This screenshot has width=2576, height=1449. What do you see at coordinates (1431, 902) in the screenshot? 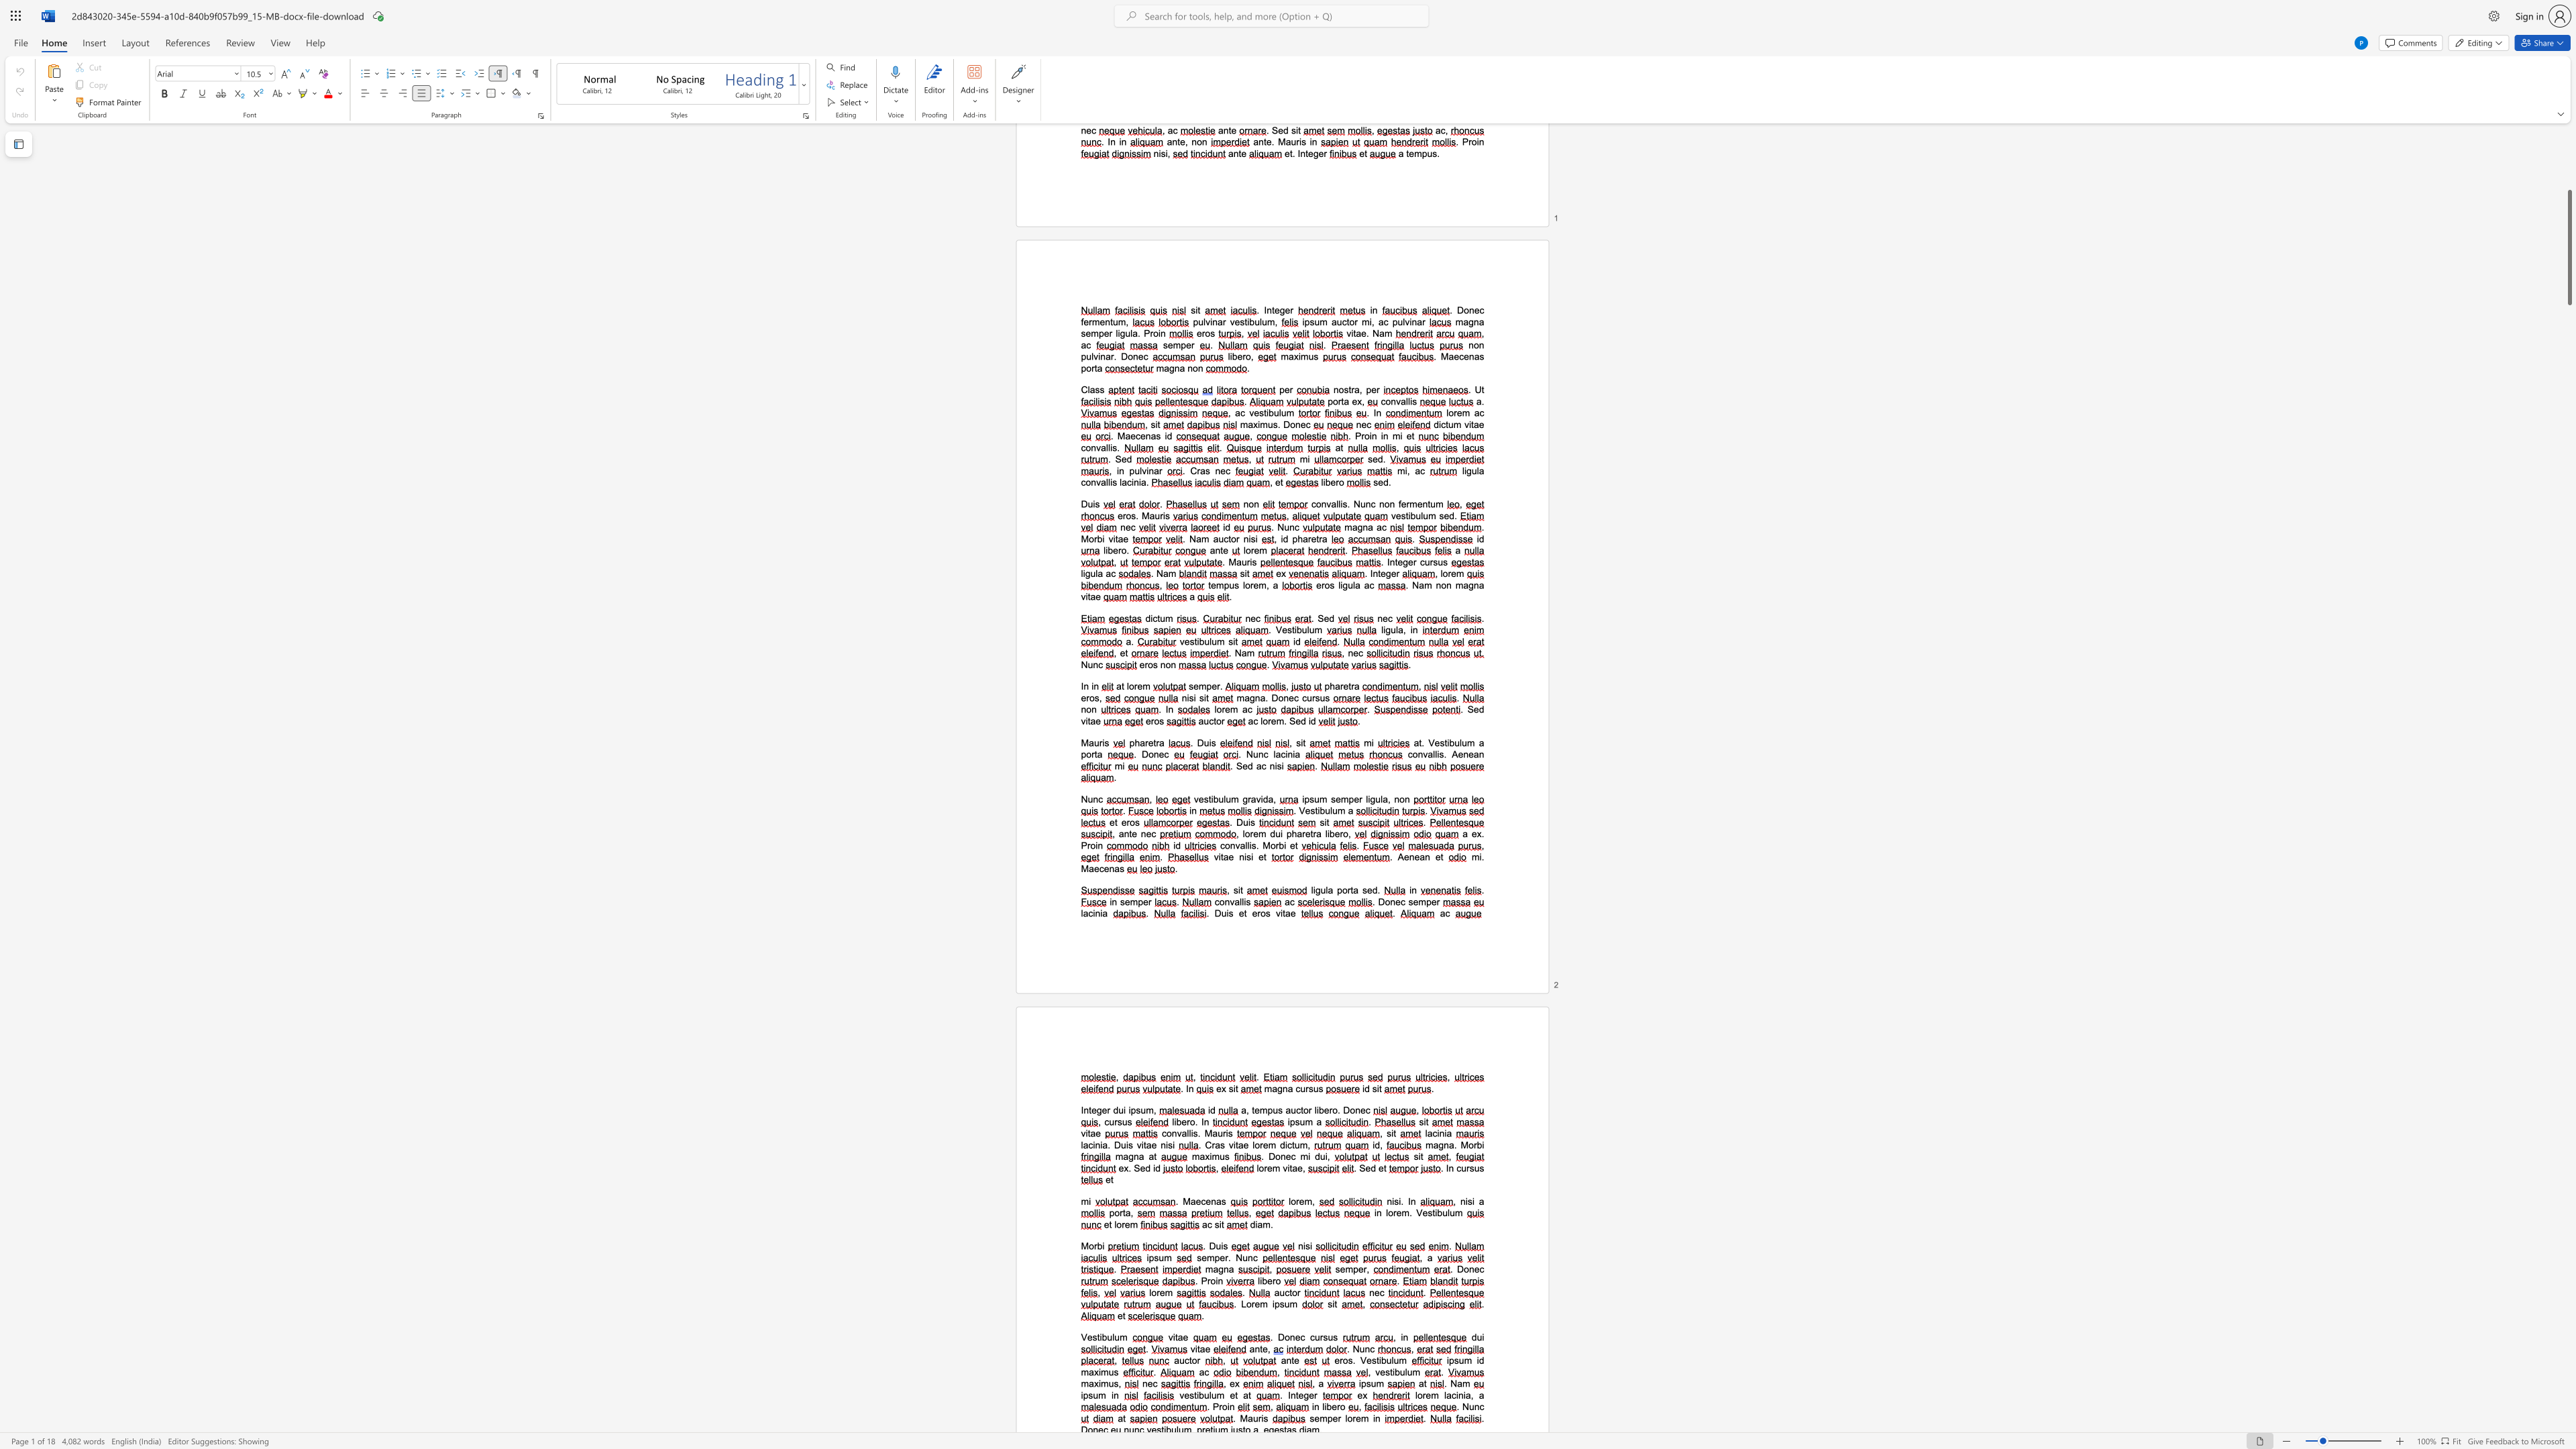
I see `the space between the continuous character "p" and "e" in the text` at bounding box center [1431, 902].